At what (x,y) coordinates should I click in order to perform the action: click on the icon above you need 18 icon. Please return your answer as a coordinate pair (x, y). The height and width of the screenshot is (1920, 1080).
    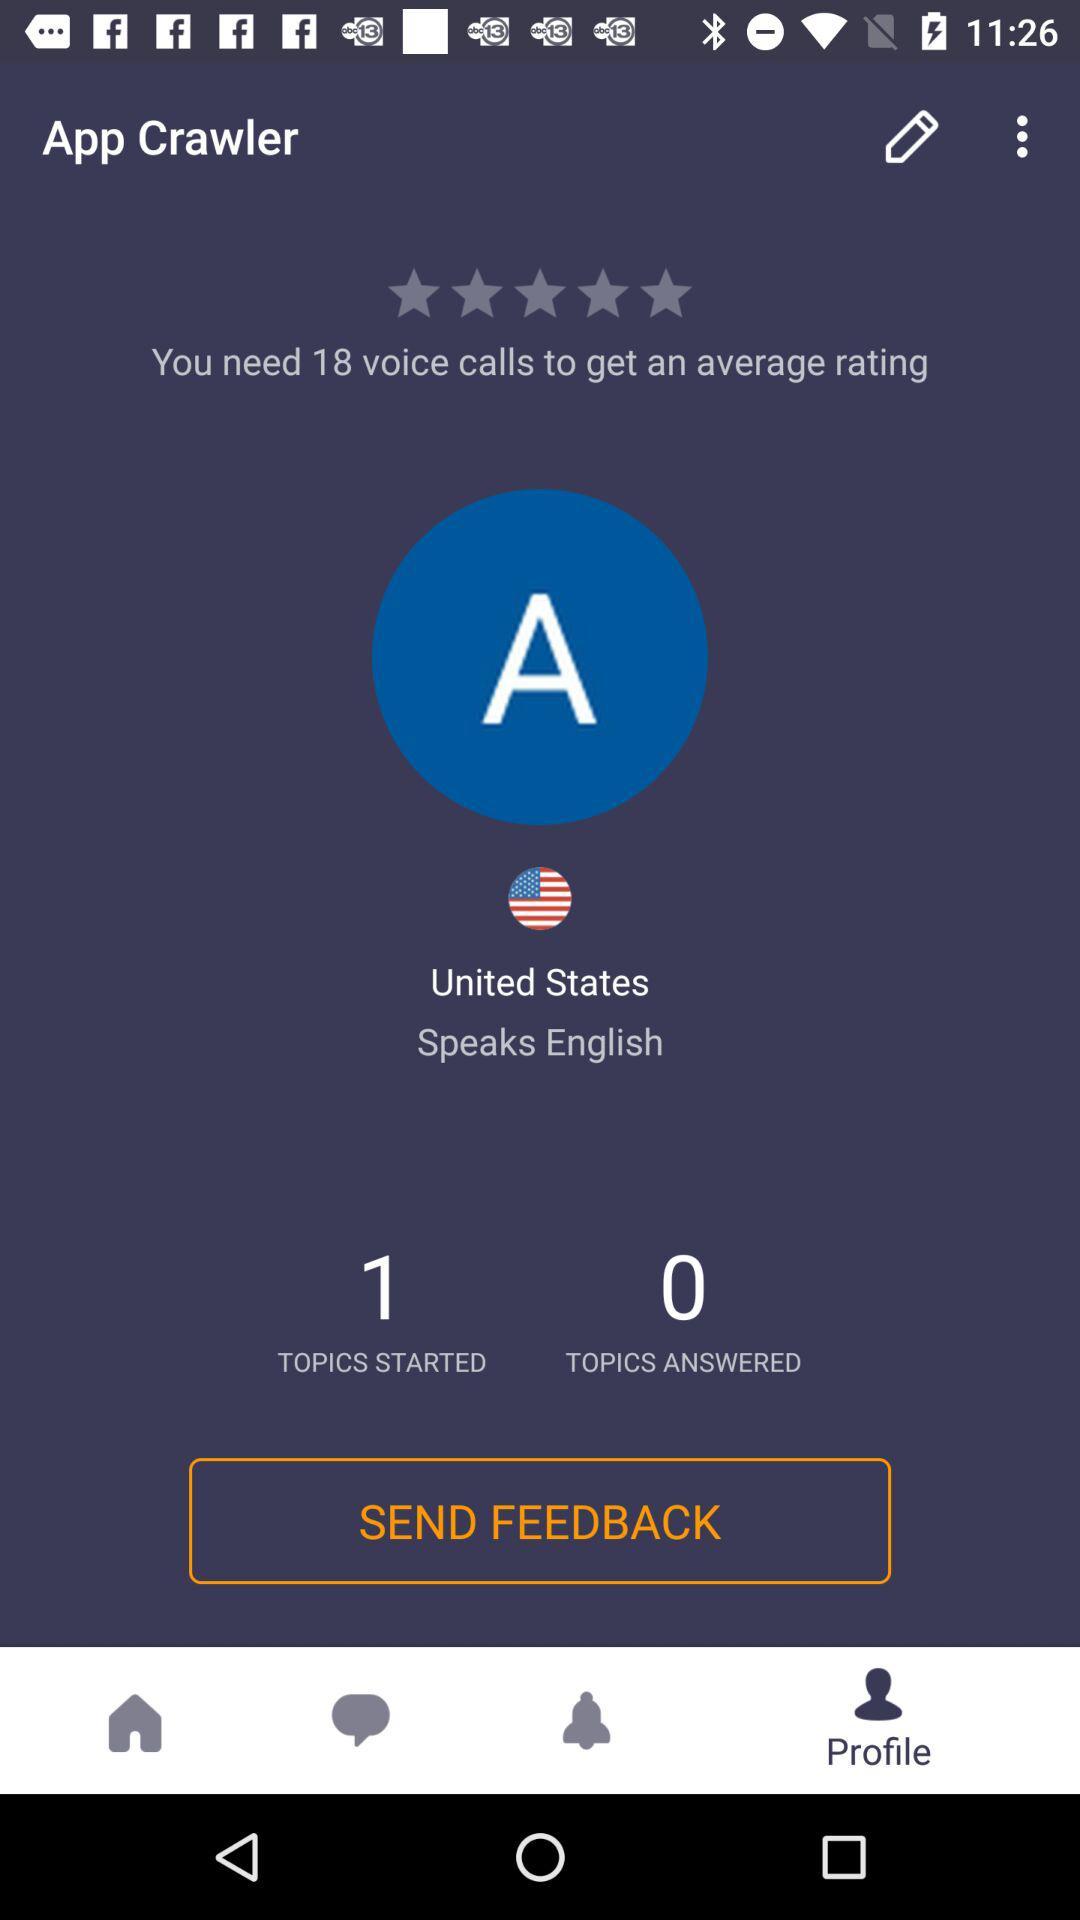
    Looking at the image, I should click on (911, 135).